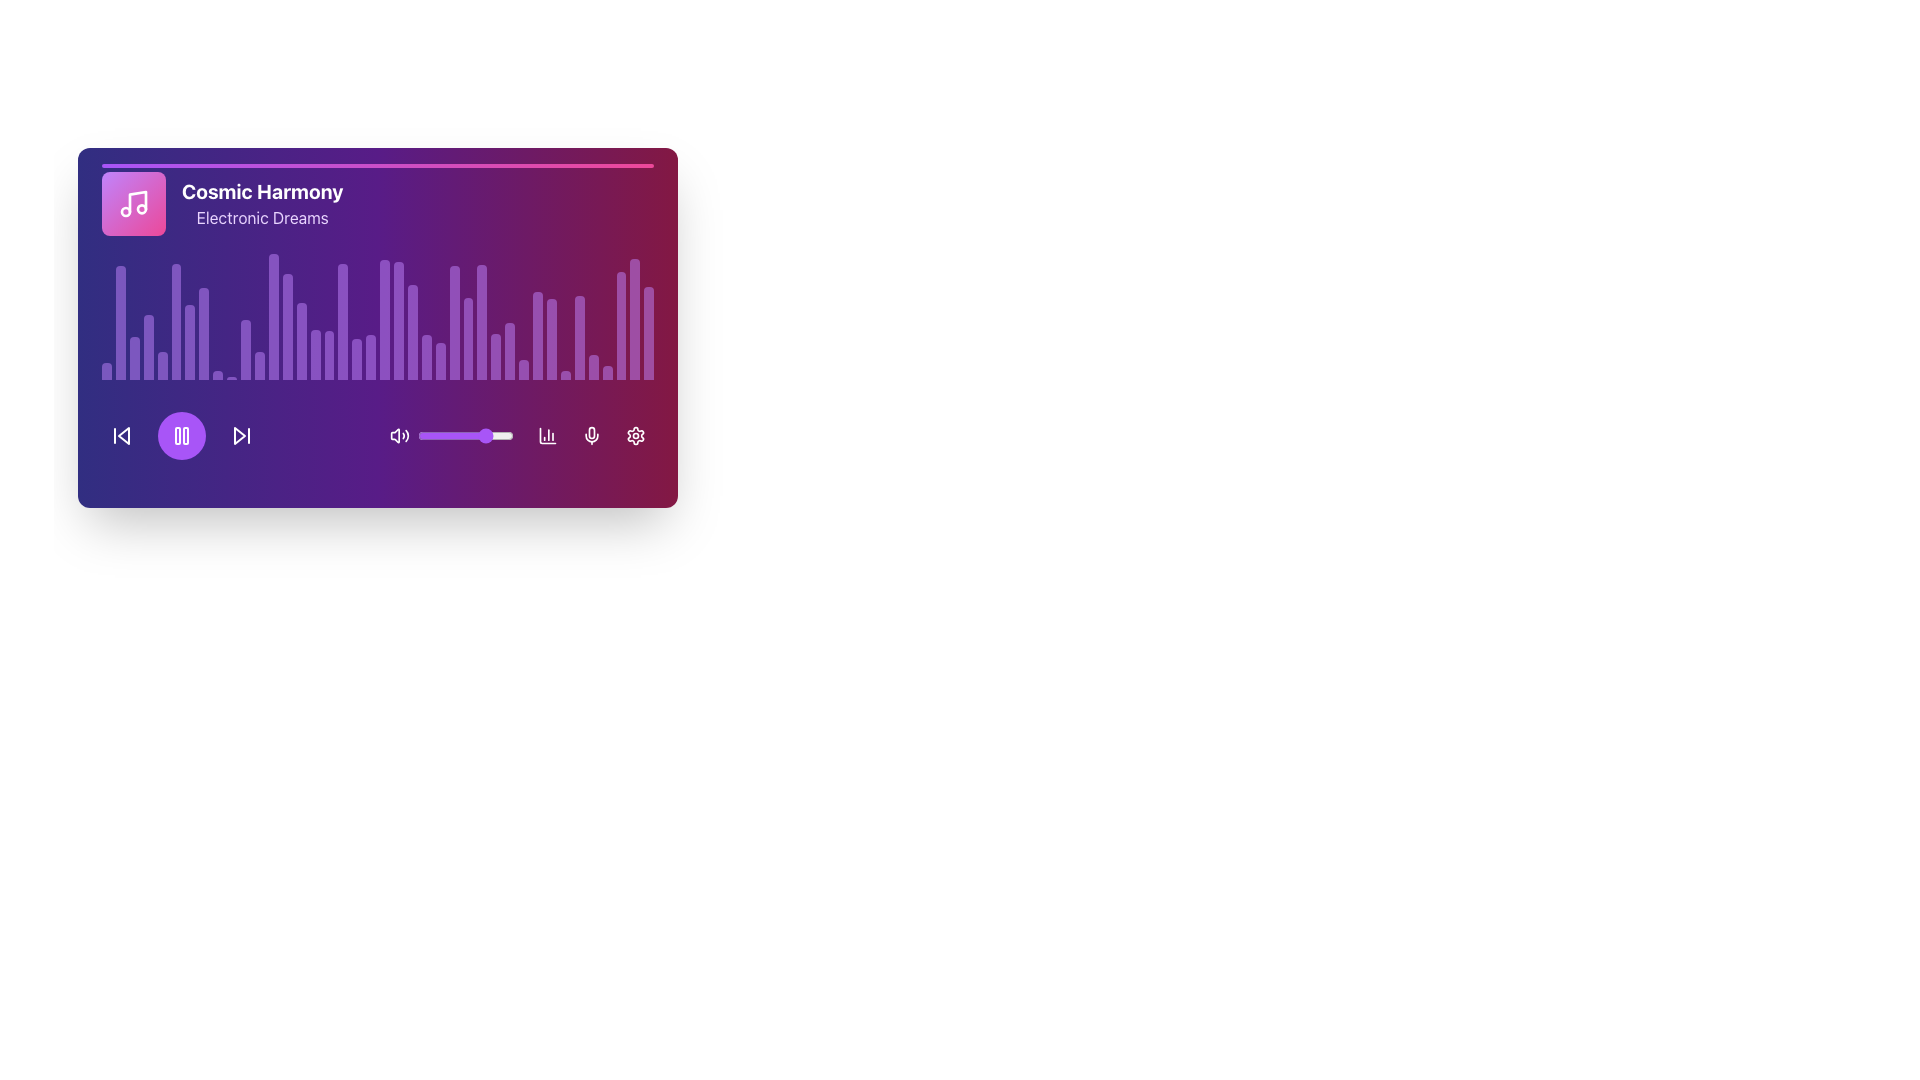 This screenshot has width=1920, height=1080. Describe the element at coordinates (240, 434) in the screenshot. I see `the skip forward button located immediately to the right of the play/pause button labeled '00'` at that location.